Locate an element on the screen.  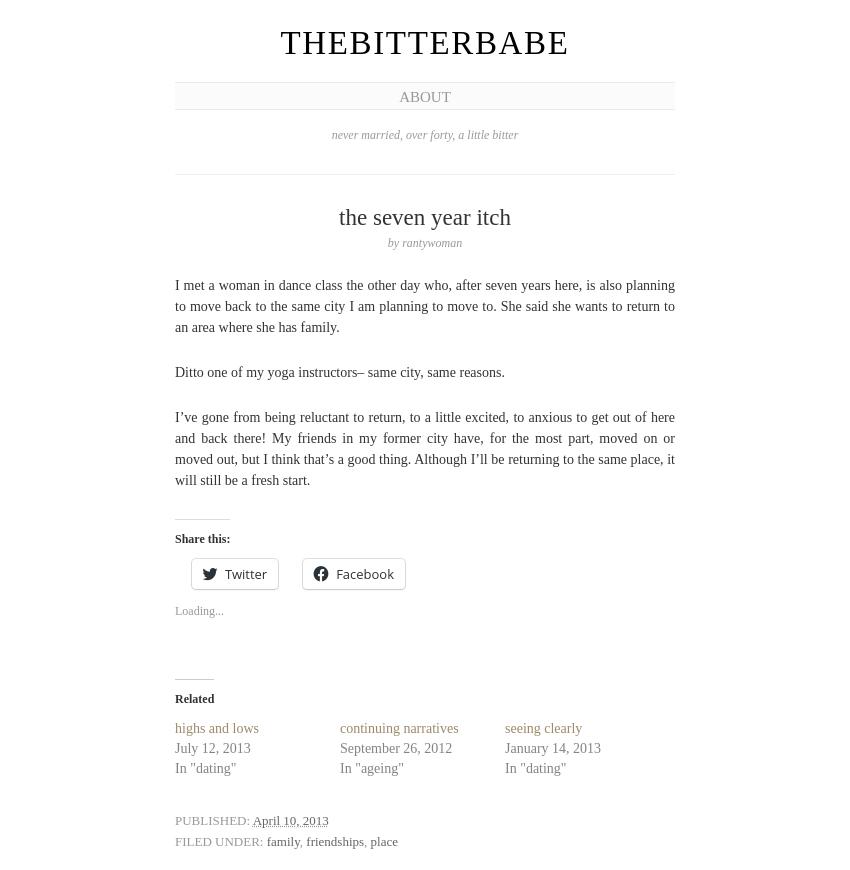
'Filed Under:' is located at coordinates (218, 840).